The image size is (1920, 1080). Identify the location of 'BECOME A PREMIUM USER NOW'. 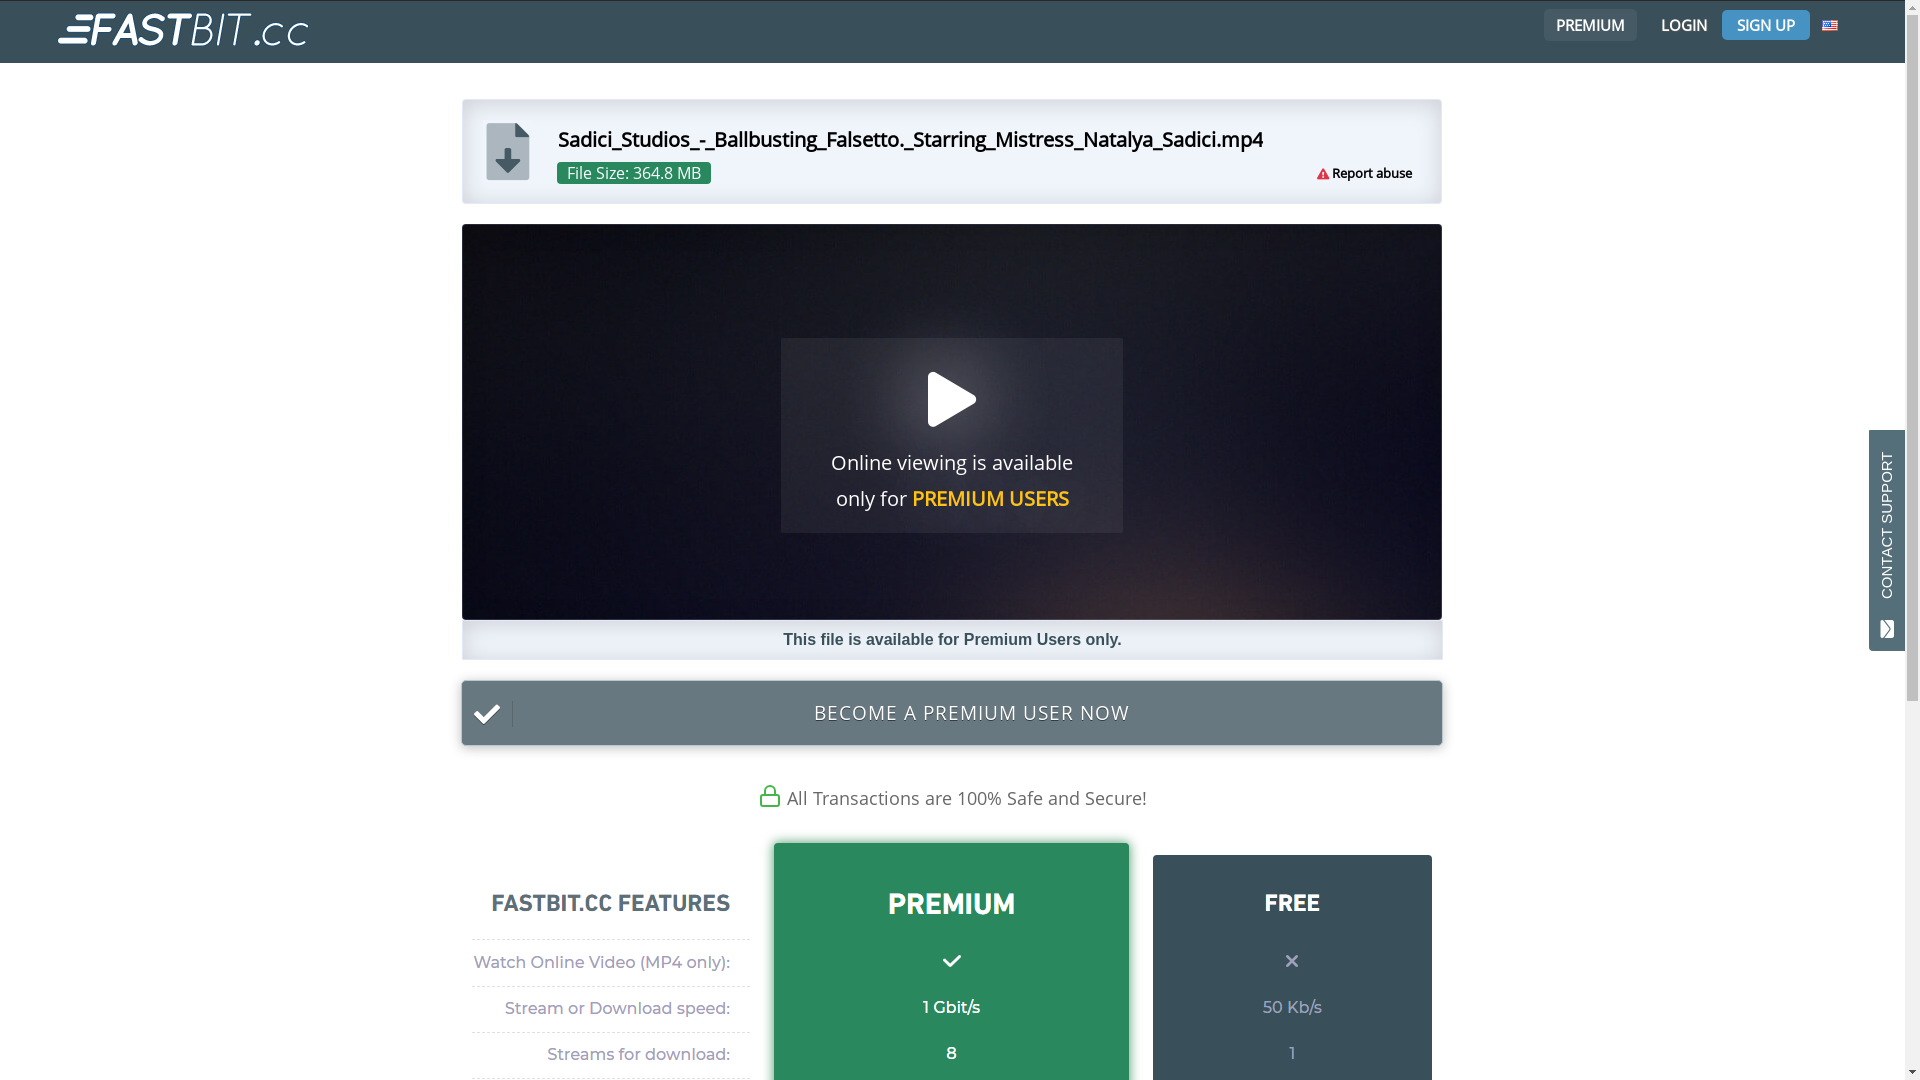
(950, 712).